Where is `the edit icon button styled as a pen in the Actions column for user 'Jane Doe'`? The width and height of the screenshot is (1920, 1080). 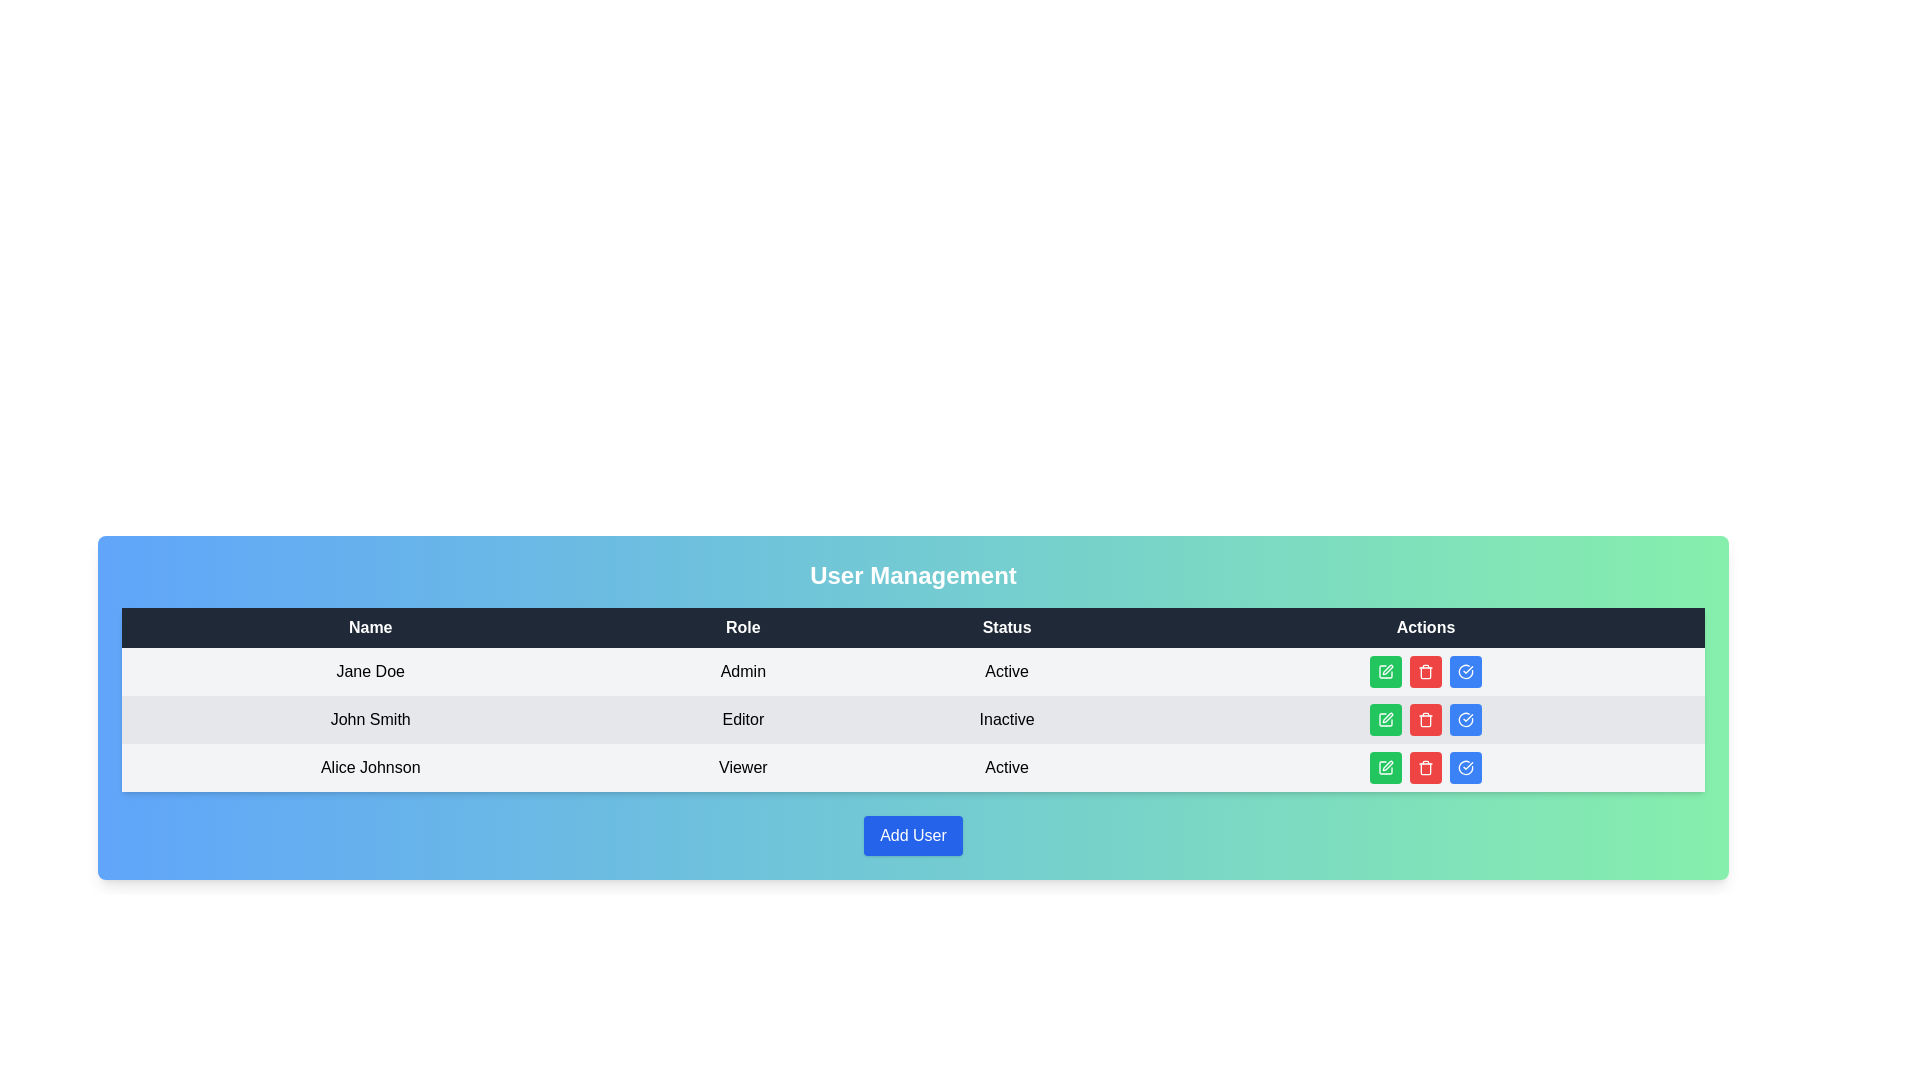 the edit icon button styled as a pen in the Actions column for user 'Jane Doe' is located at coordinates (1385, 671).